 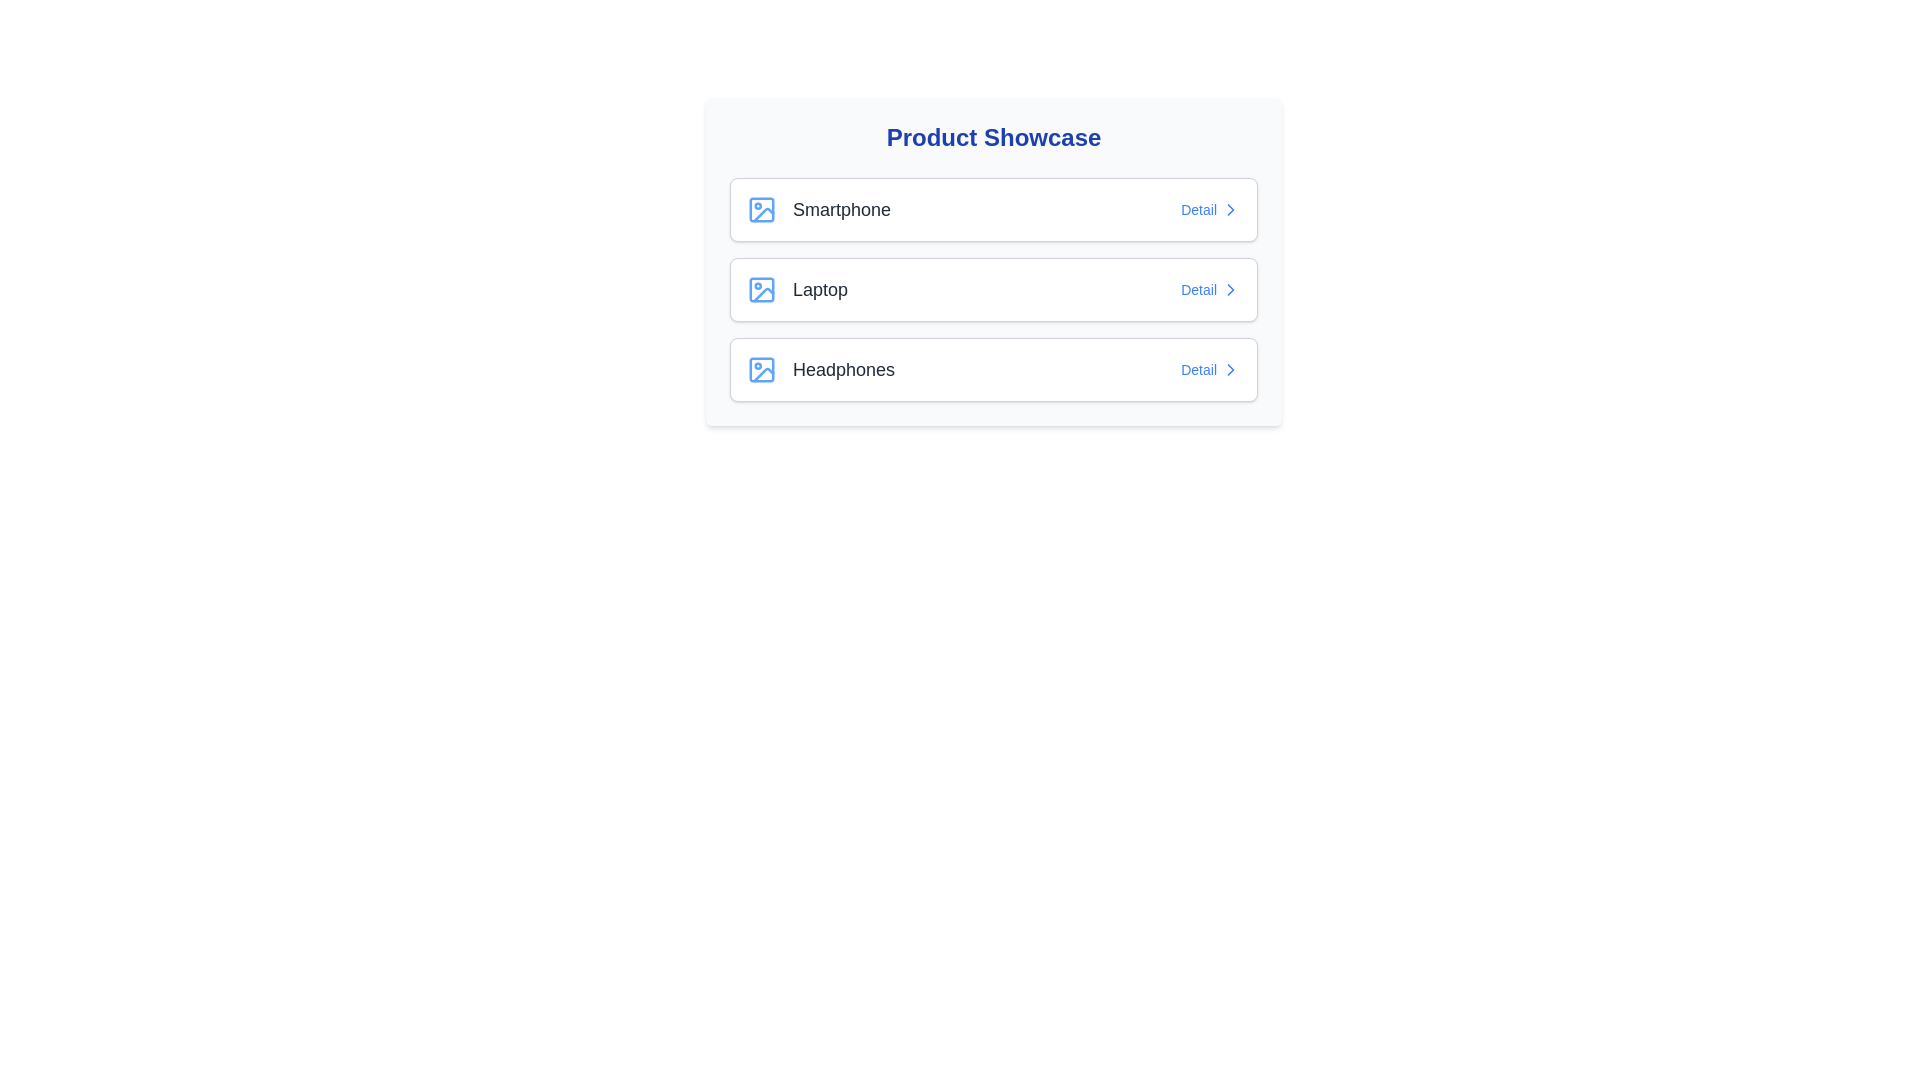 I want to click on the 'Detail' button for the Laptop product, so click(x=1209, y=289).